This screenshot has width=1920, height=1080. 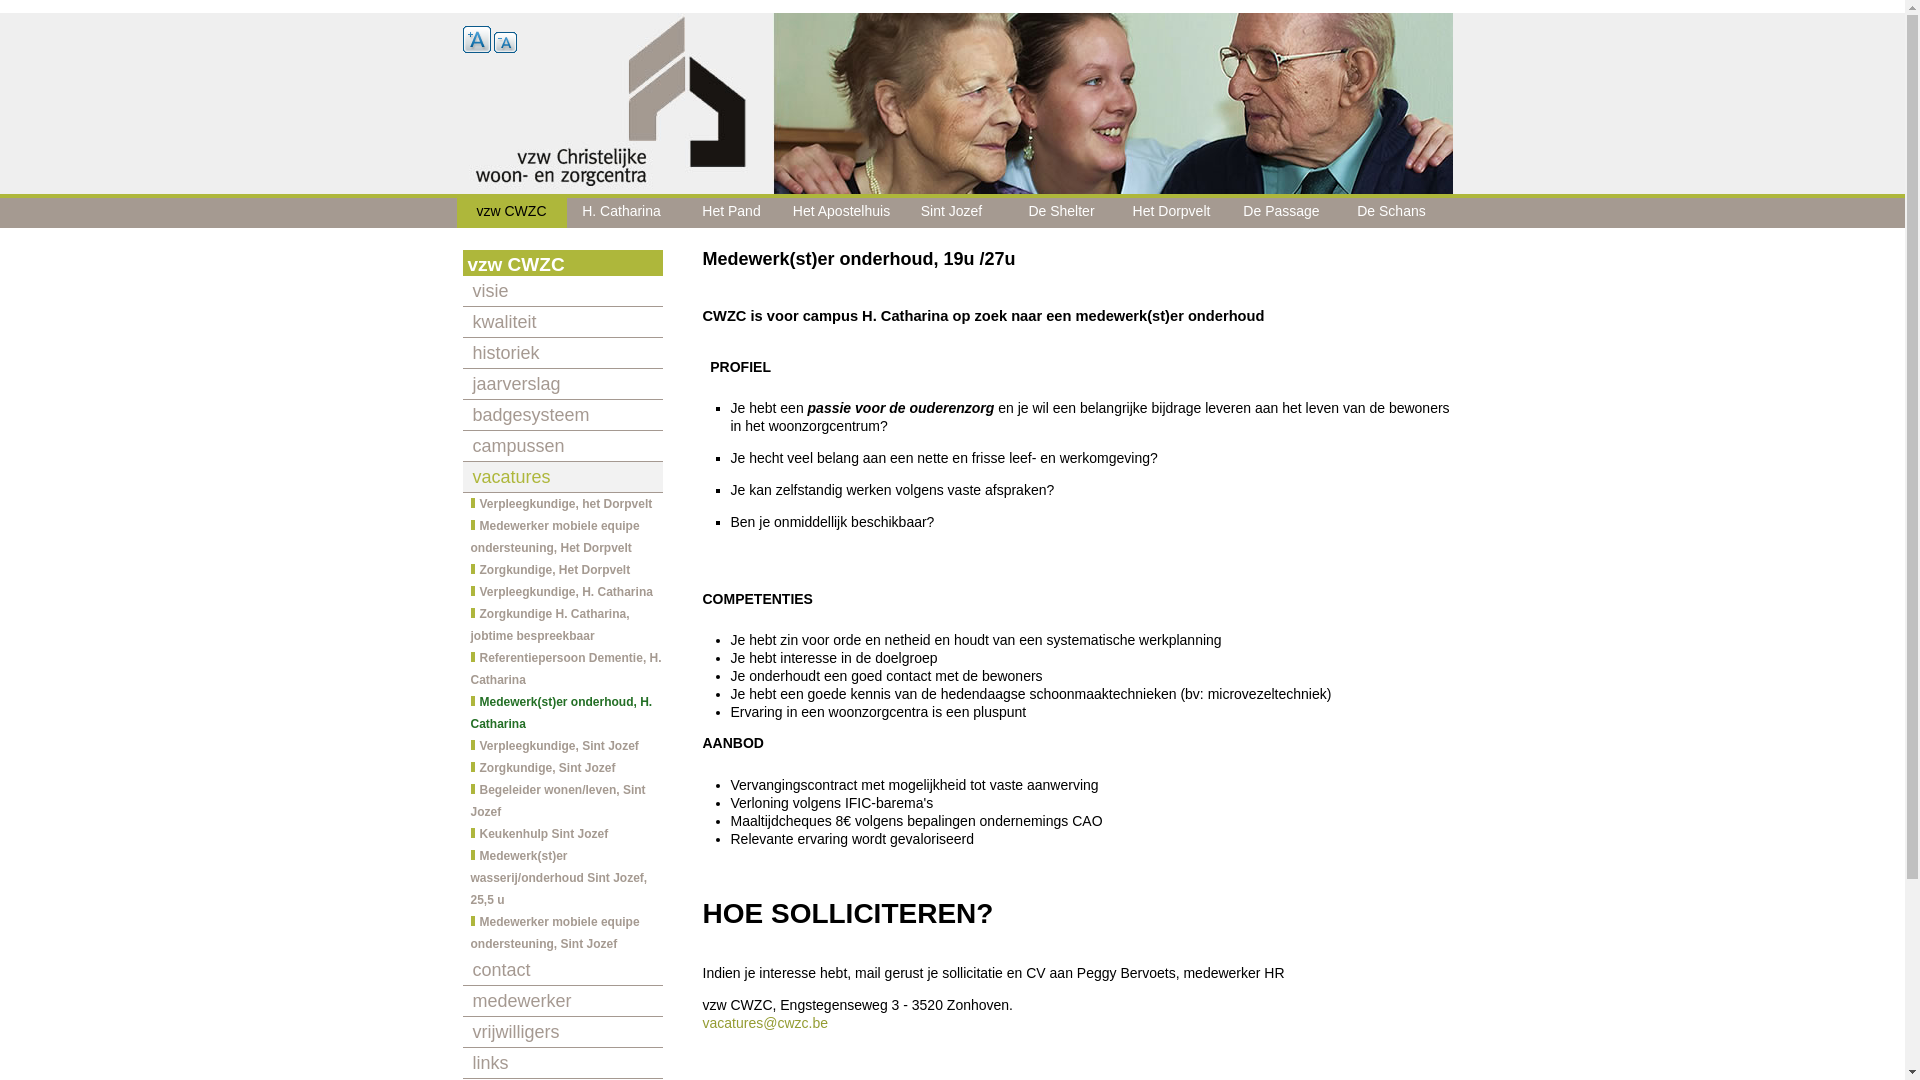 What do you see at coordinates (1390, 211) in the screenshot?
I see `'De Schans'` at bounding box center [1390, 211].